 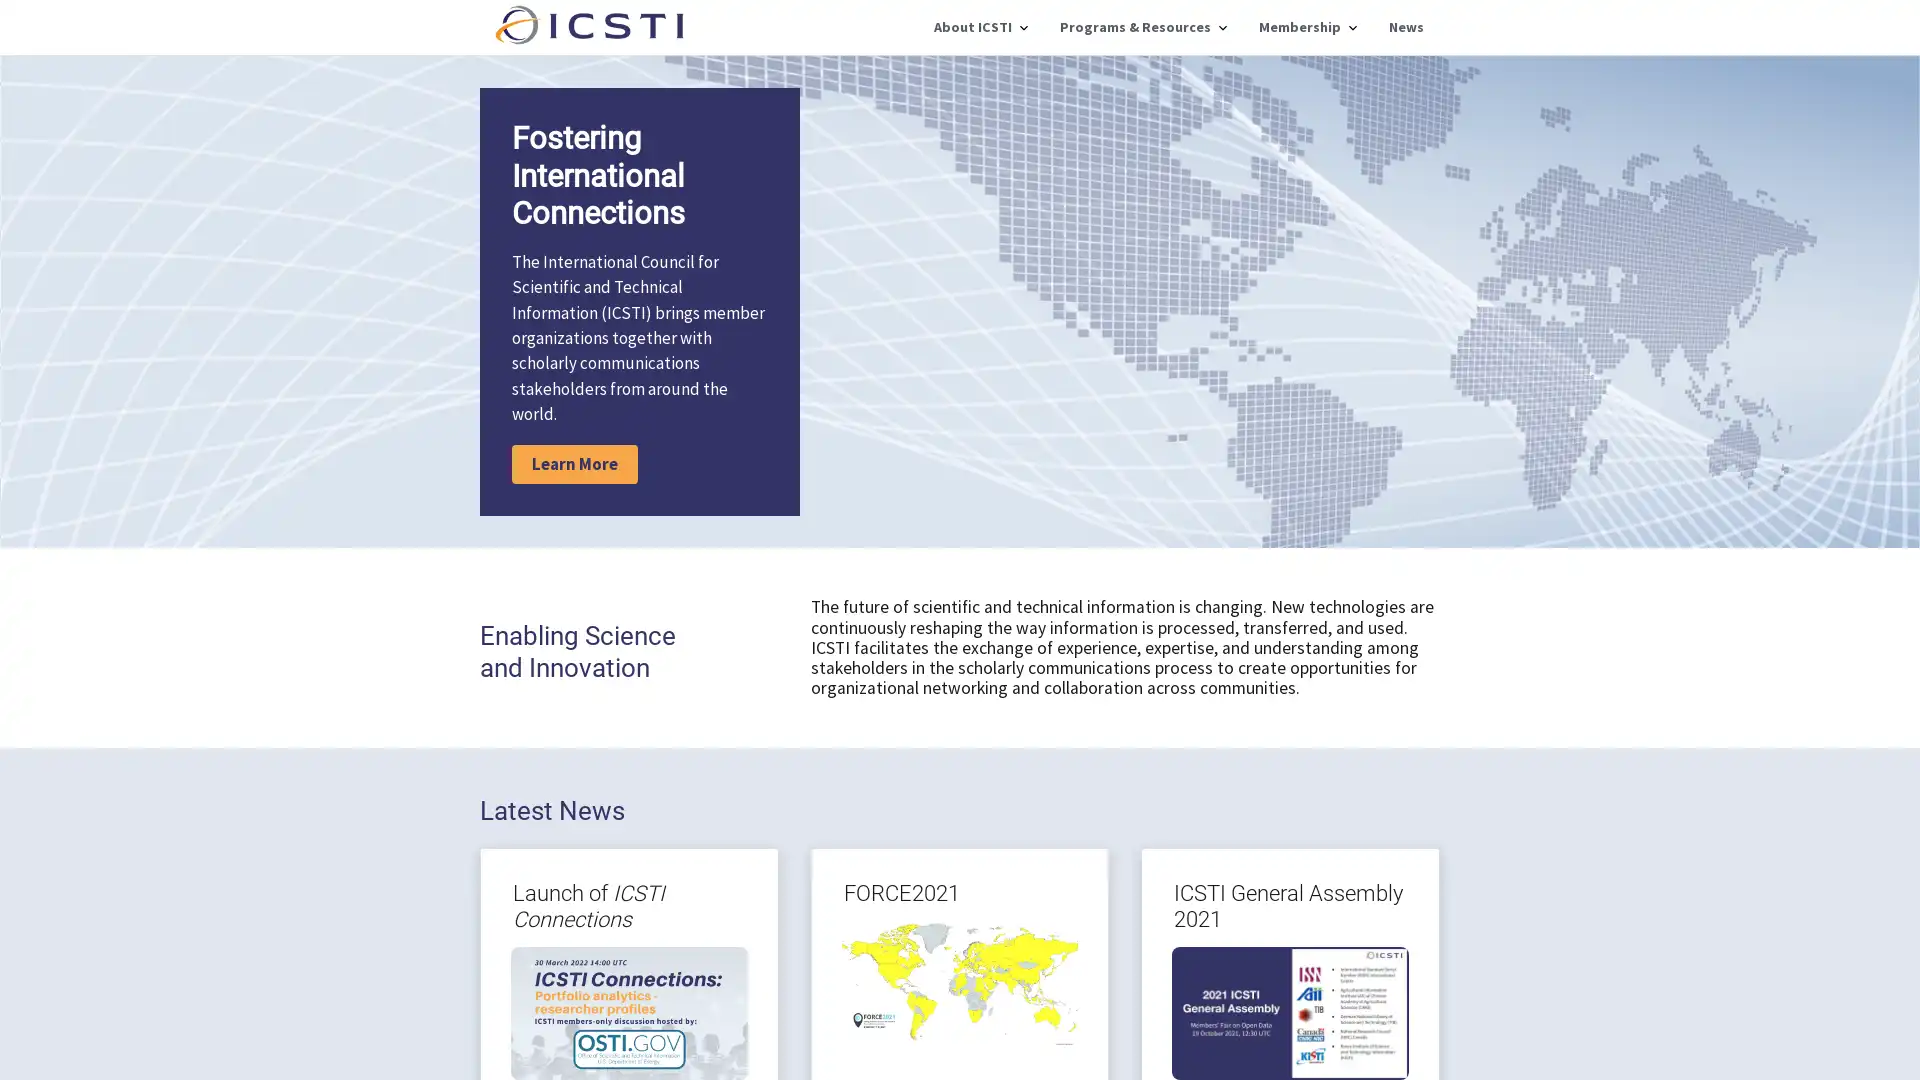 What do you see at coordinates (980, 27) in the screenshot?
I see `About ICSTI` at bounding box center [980, 27].